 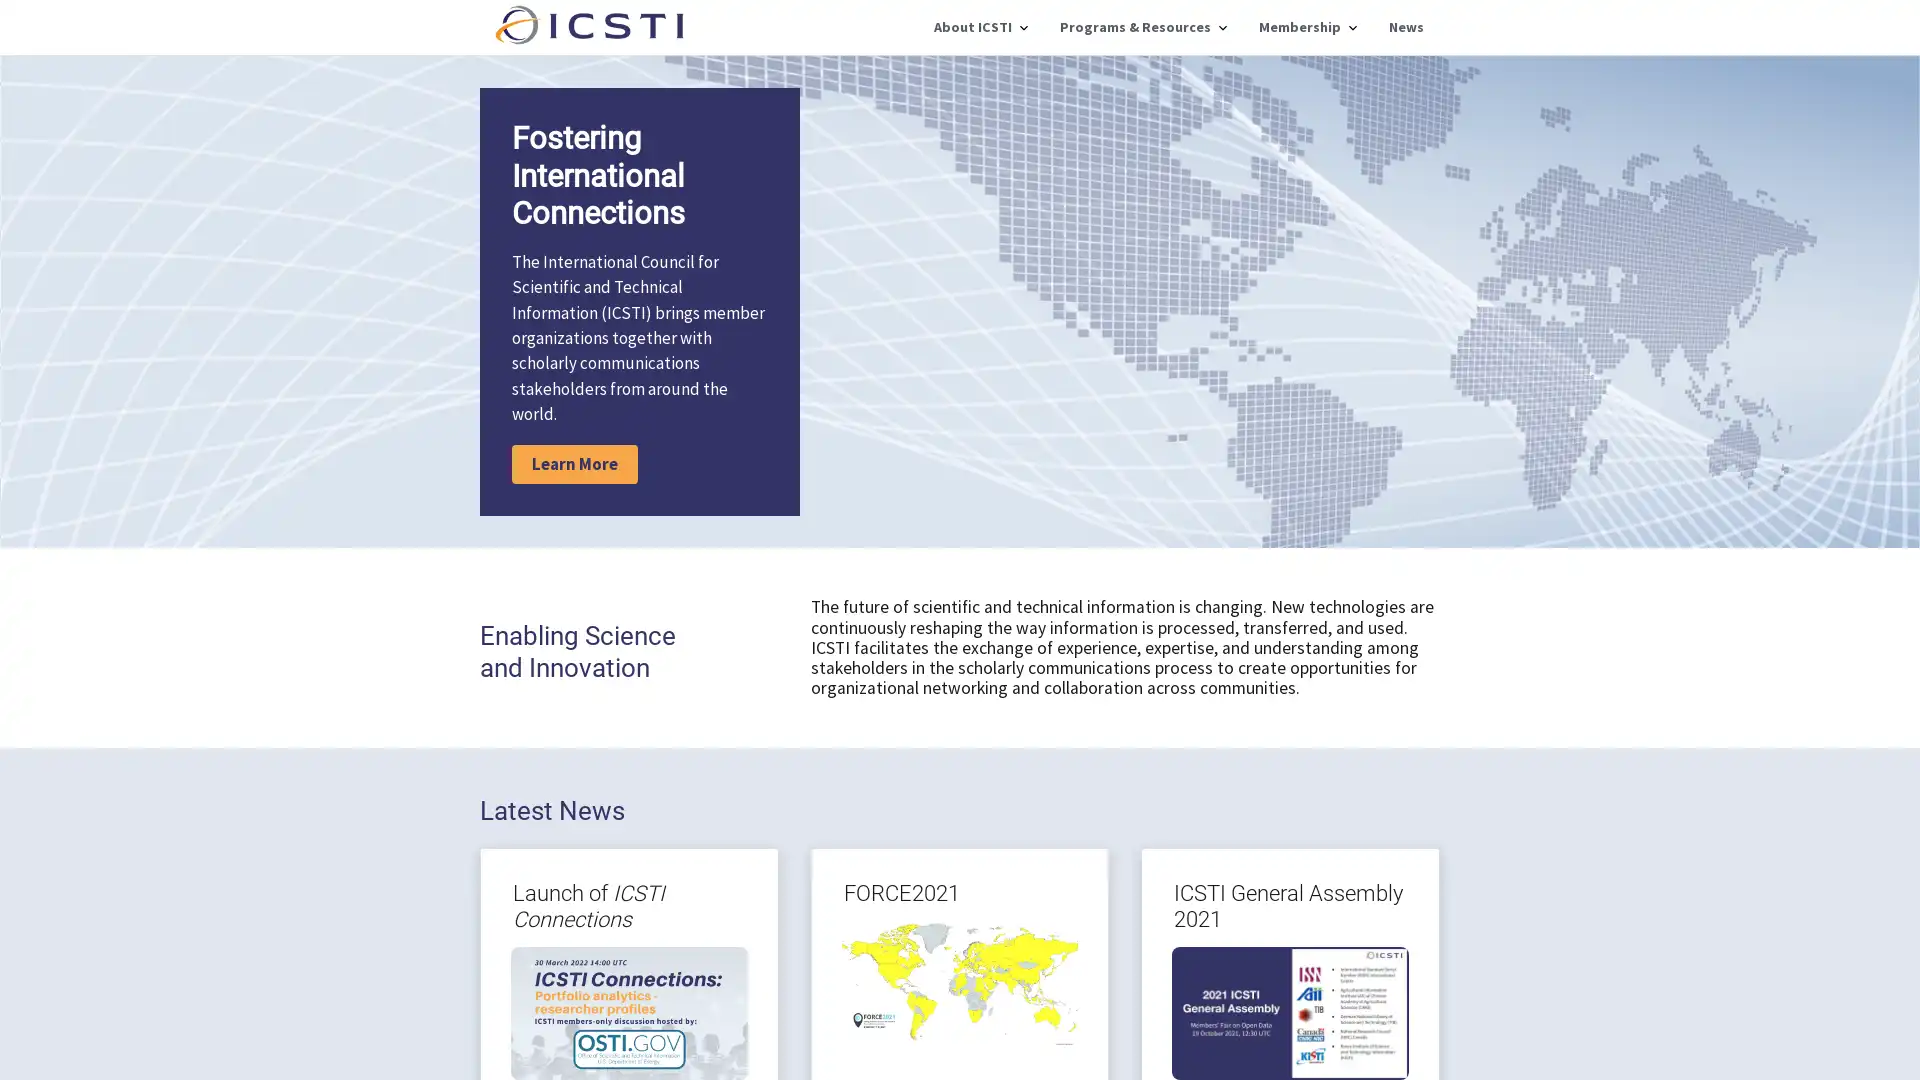 What do you see at coordinates (980, 27) in the screenshot?
I see `About ICSTI` at bounding box center [980, 27].